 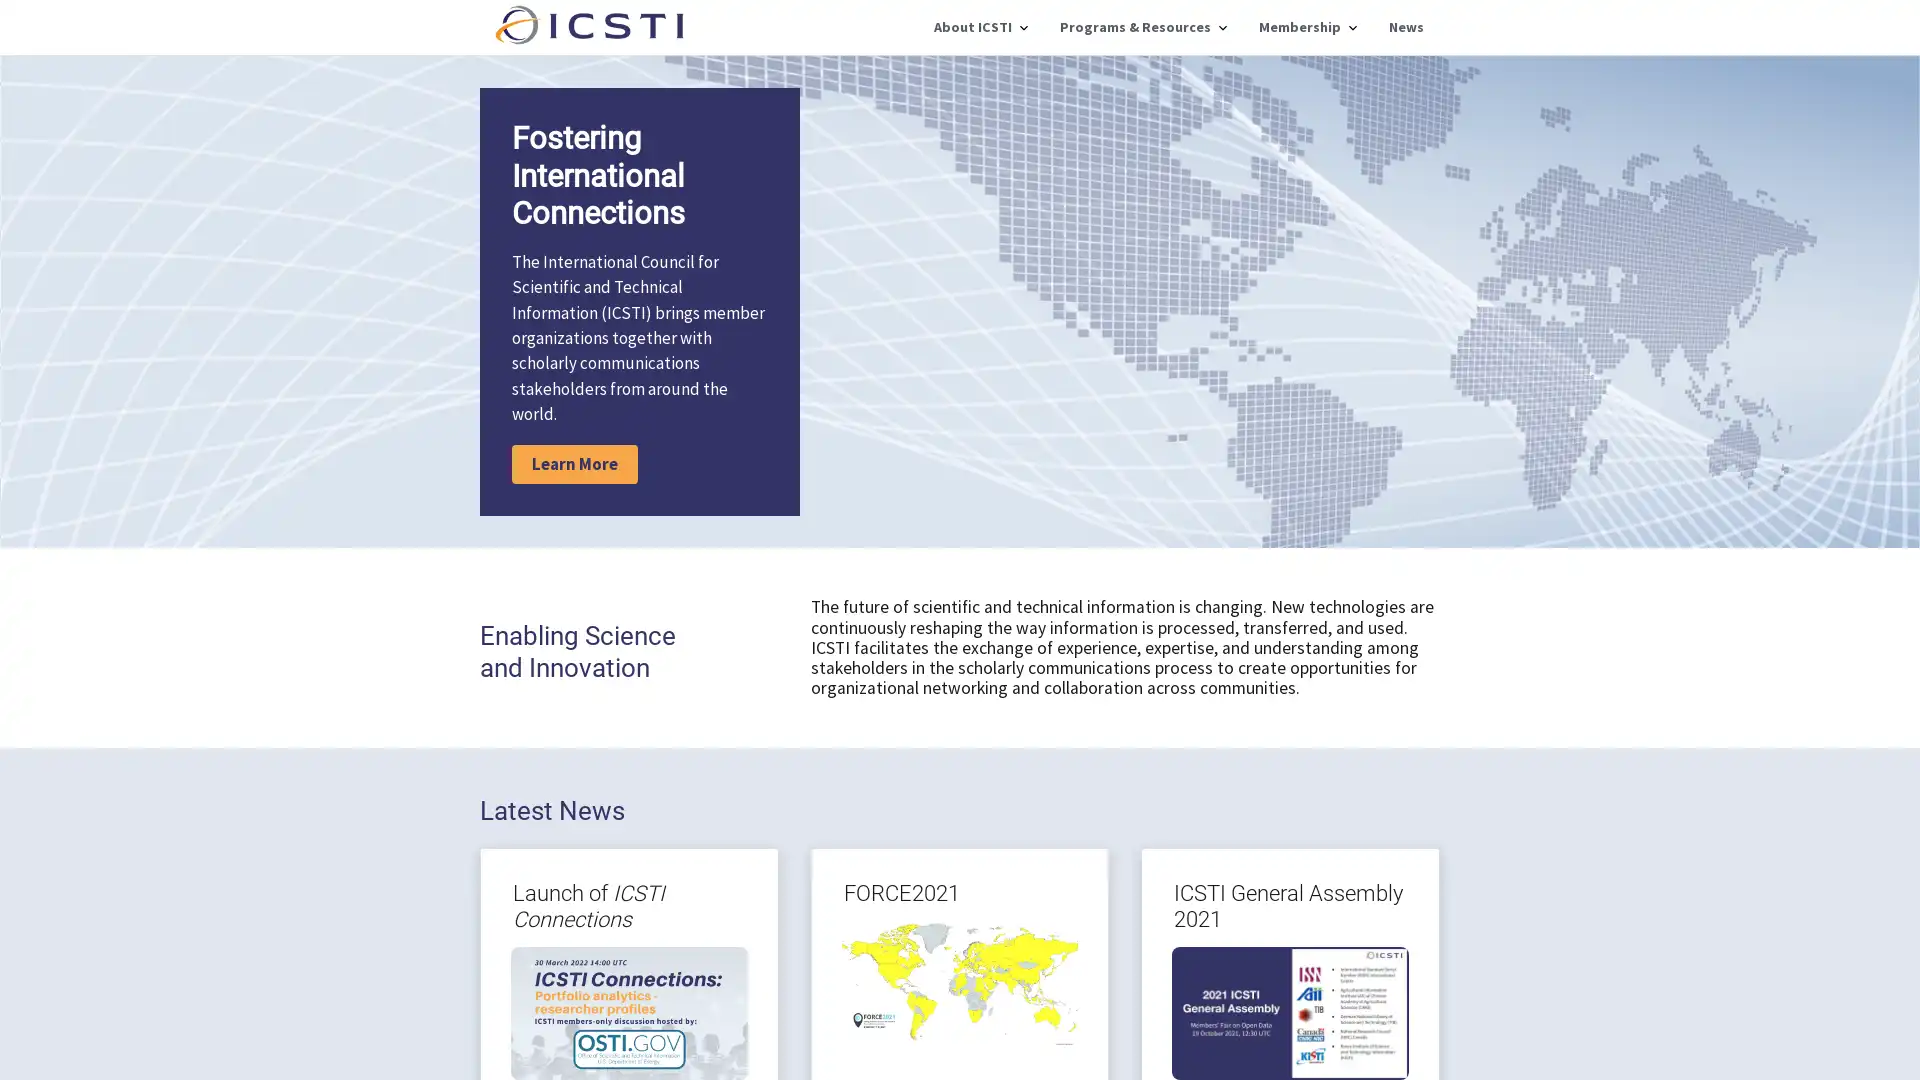 What do you see at coordinates (980, 27) in the screenshot?
I see `About ICSTI` at bounding box center [980, 27].